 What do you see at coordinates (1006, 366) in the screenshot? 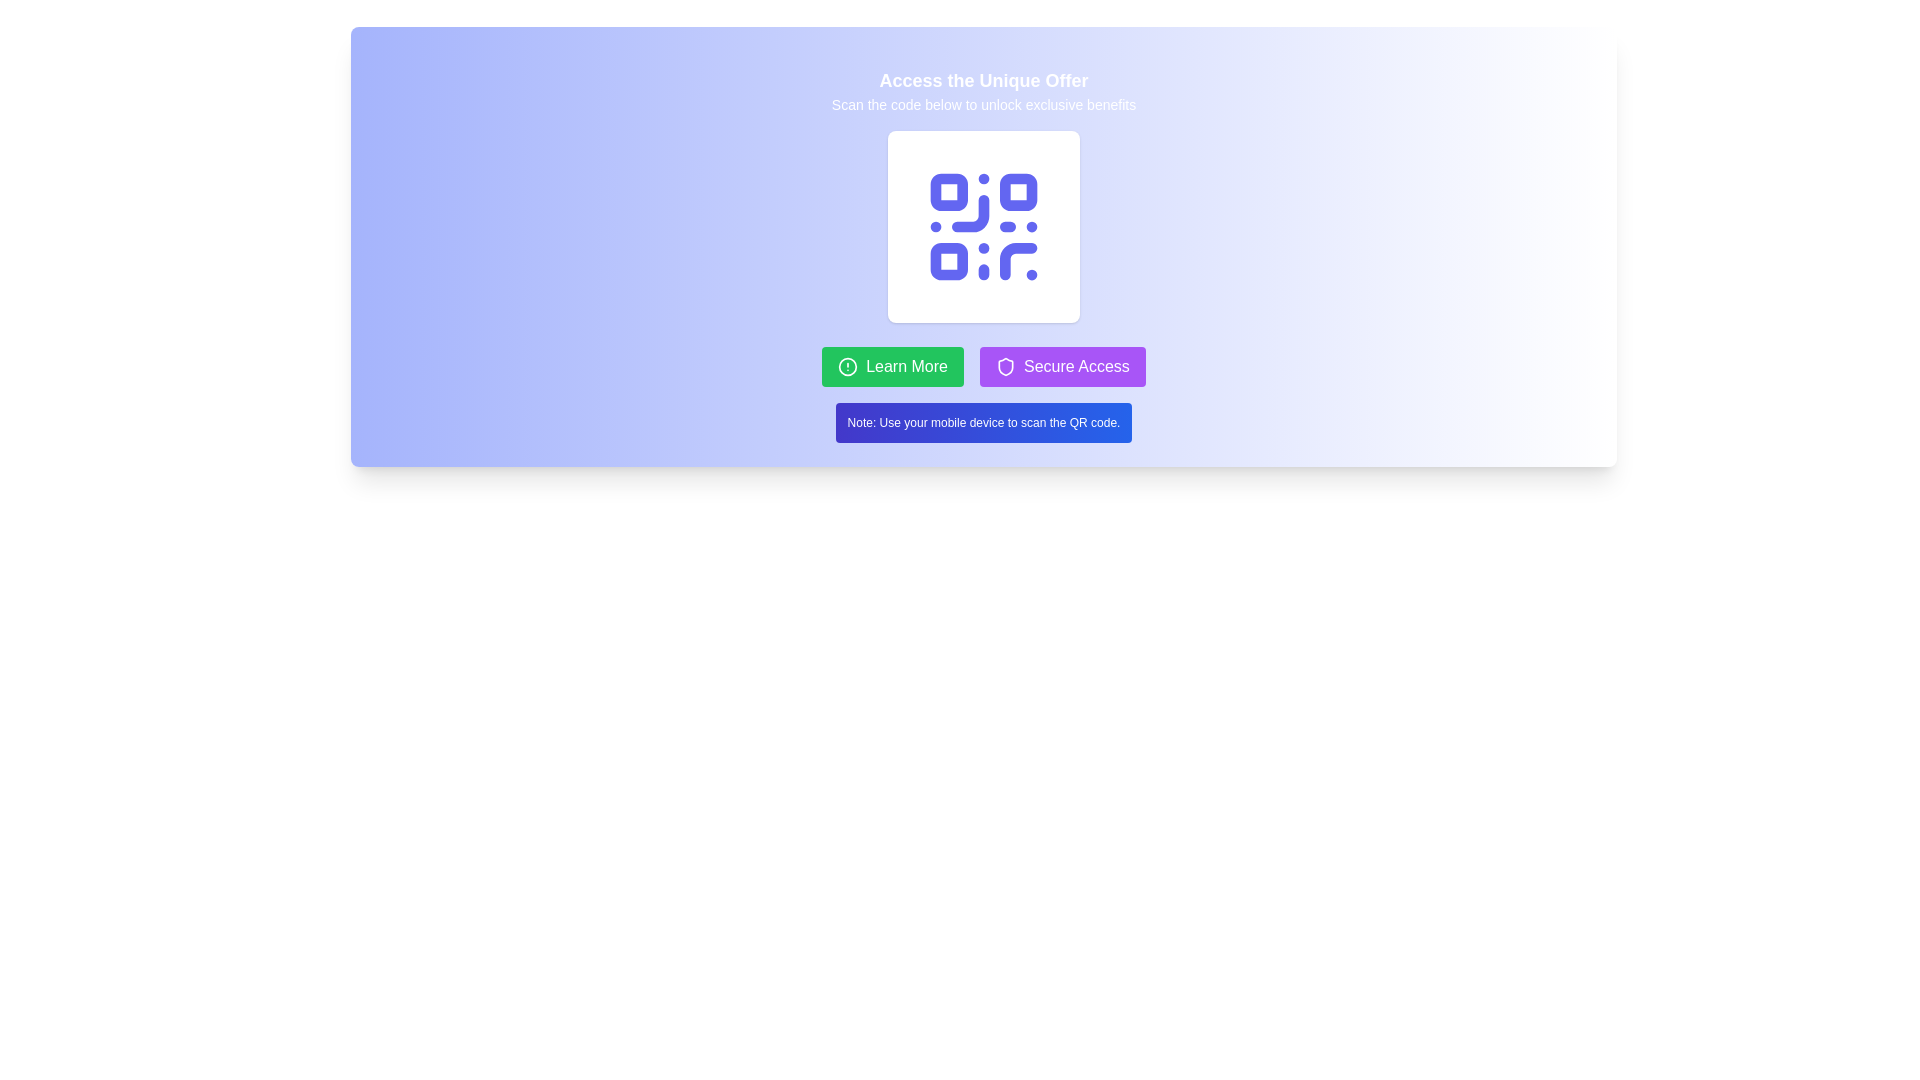
I see `the icon located to the left of the 'Secure Access' label within the Secure Access button` at bounding box center [1006, 366].